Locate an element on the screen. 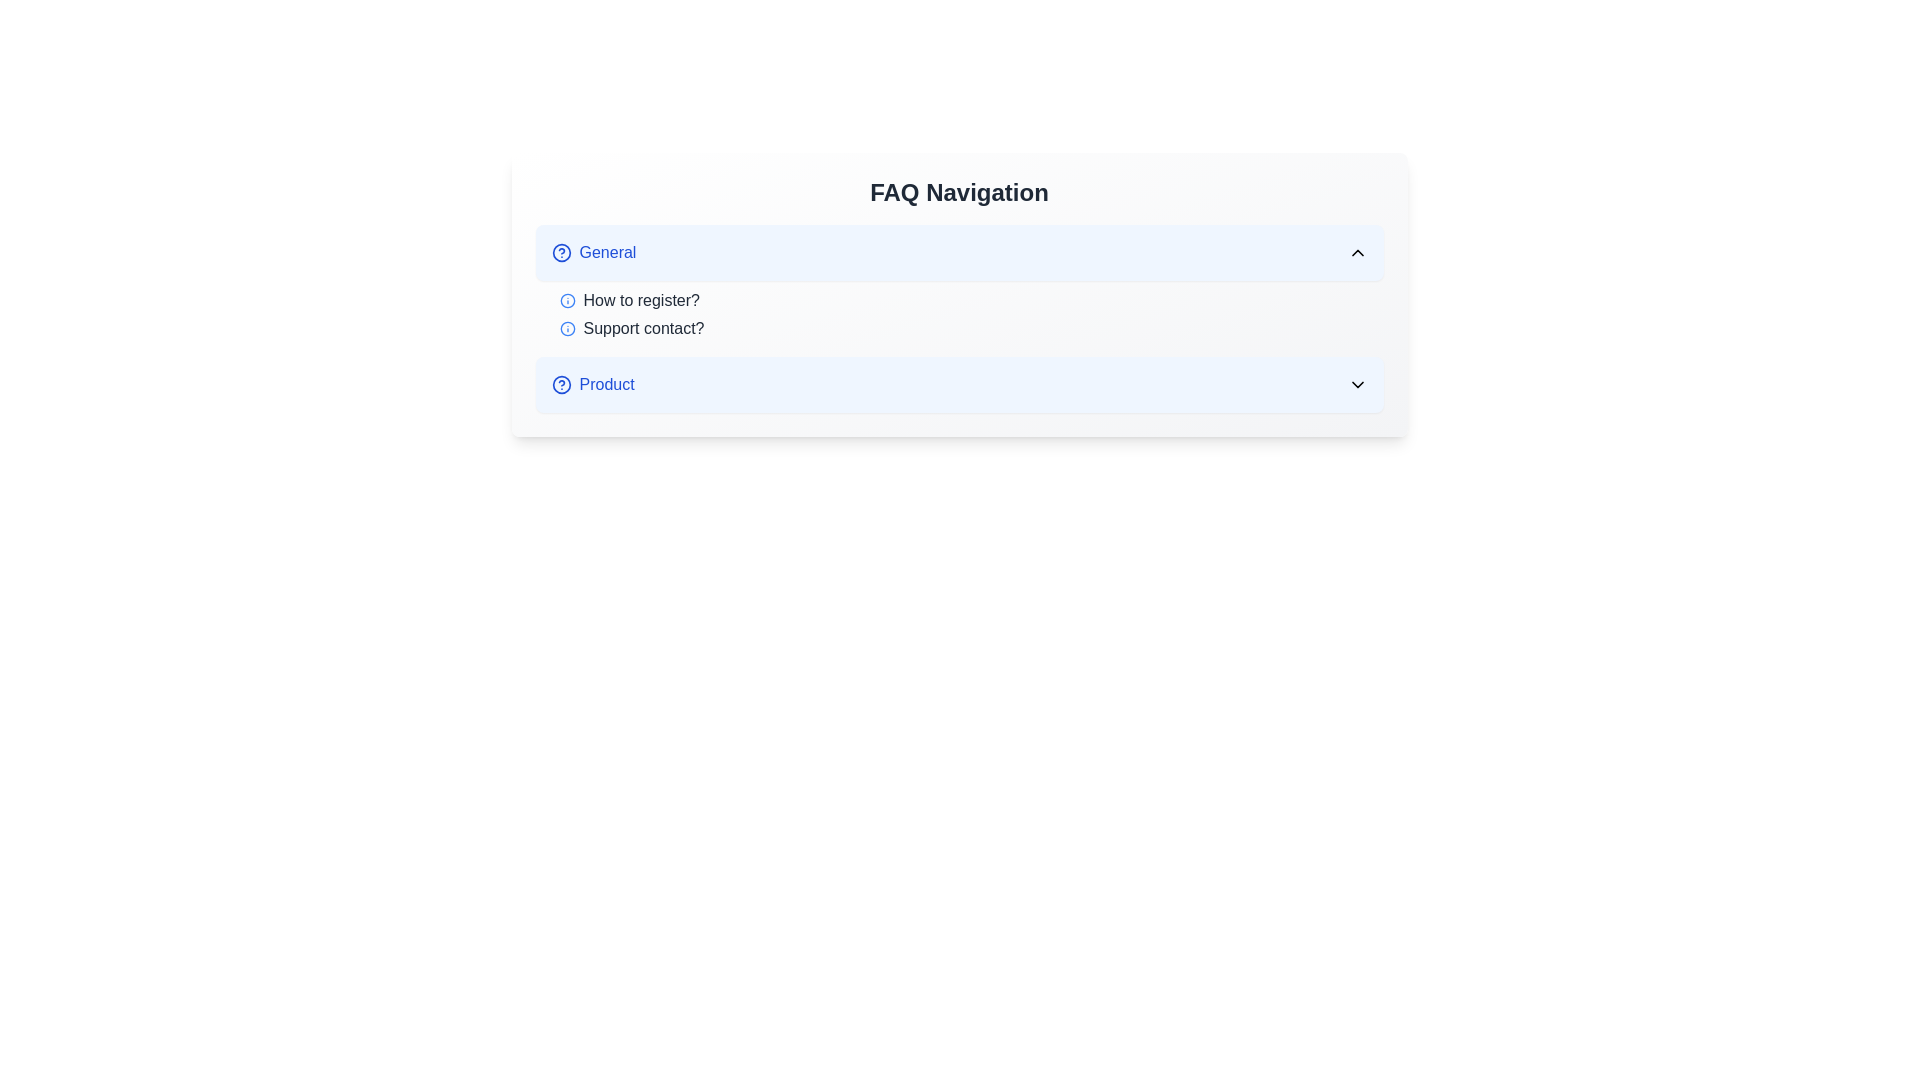 This screenshot has height=1080, width=1920. the visual indicator icon located to the left of the 'Product' section in the FAQ navigation list is located at coordinates (560, 385).